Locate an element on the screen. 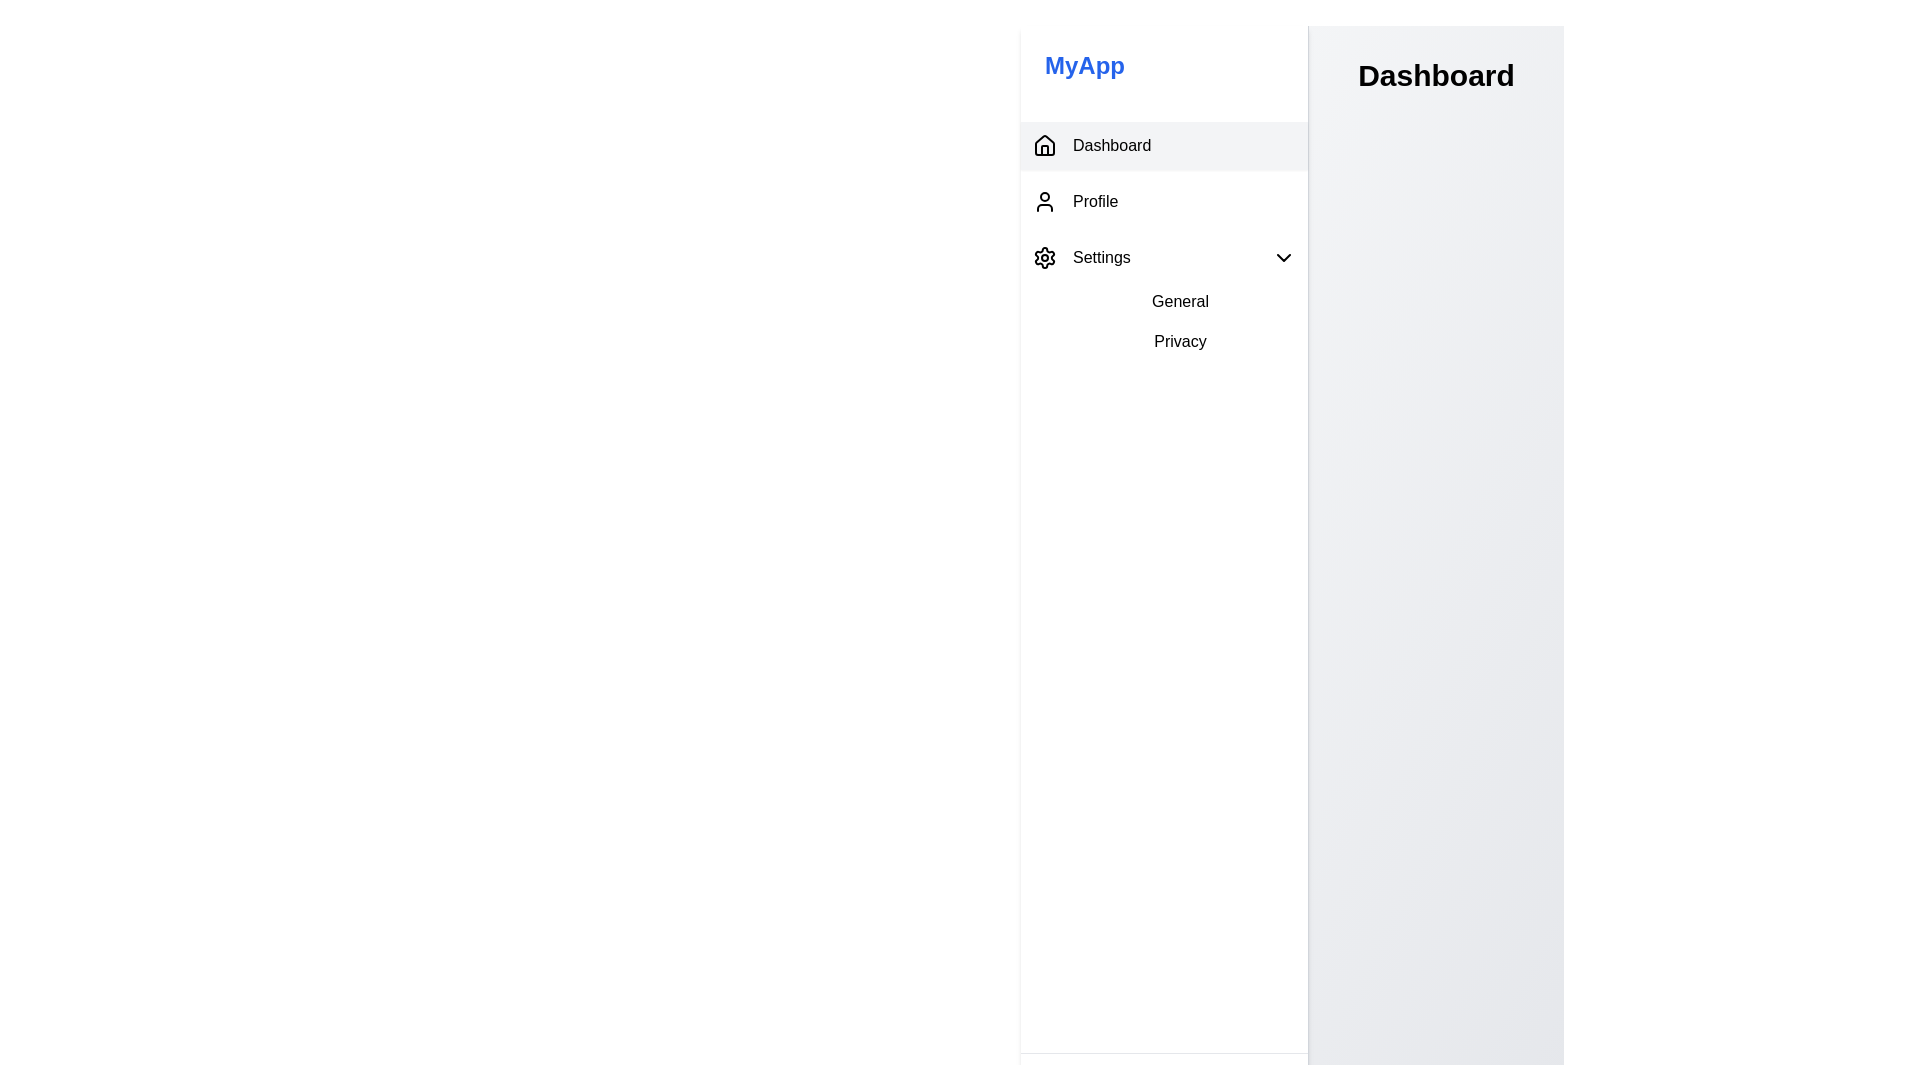  the cogwheel icon located in the left-side navigation menu under the 'Profile' section is located at coordinates (1044, 257).